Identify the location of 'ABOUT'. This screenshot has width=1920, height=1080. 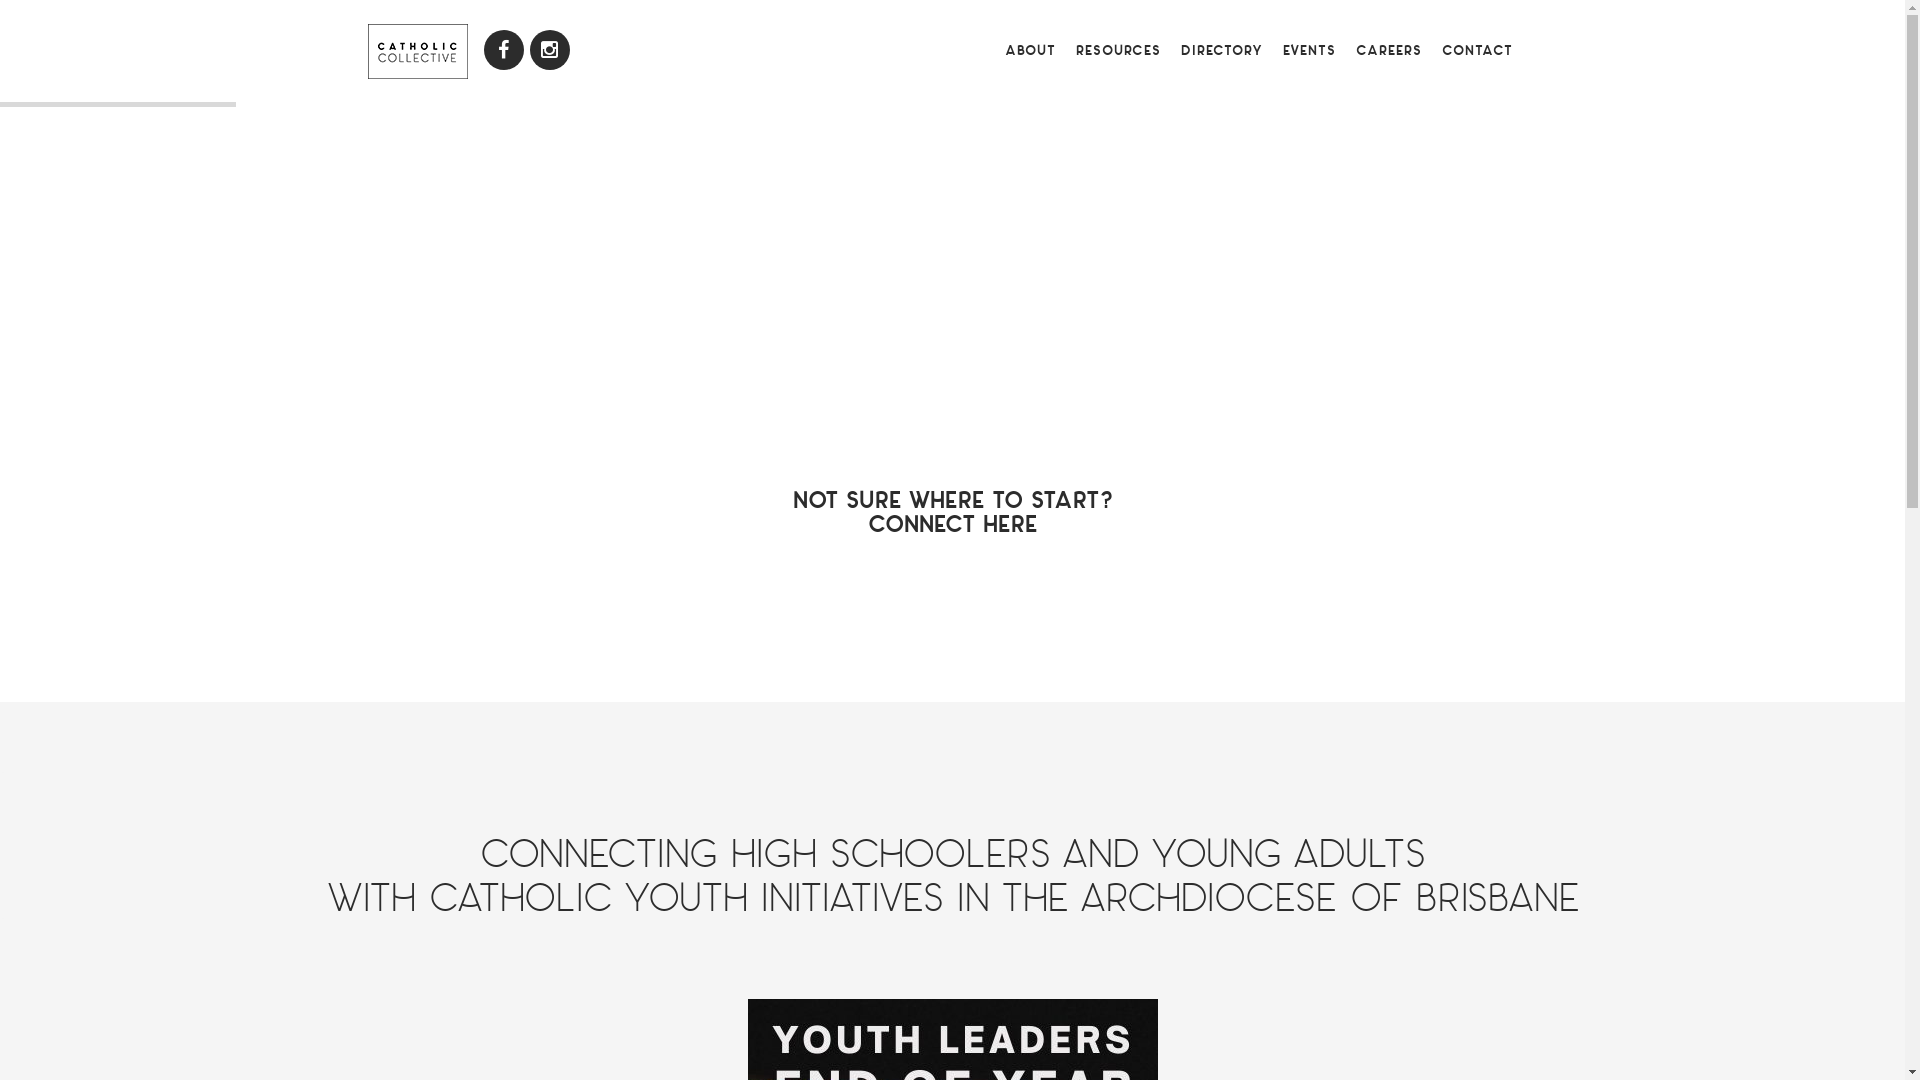
(993, 49).